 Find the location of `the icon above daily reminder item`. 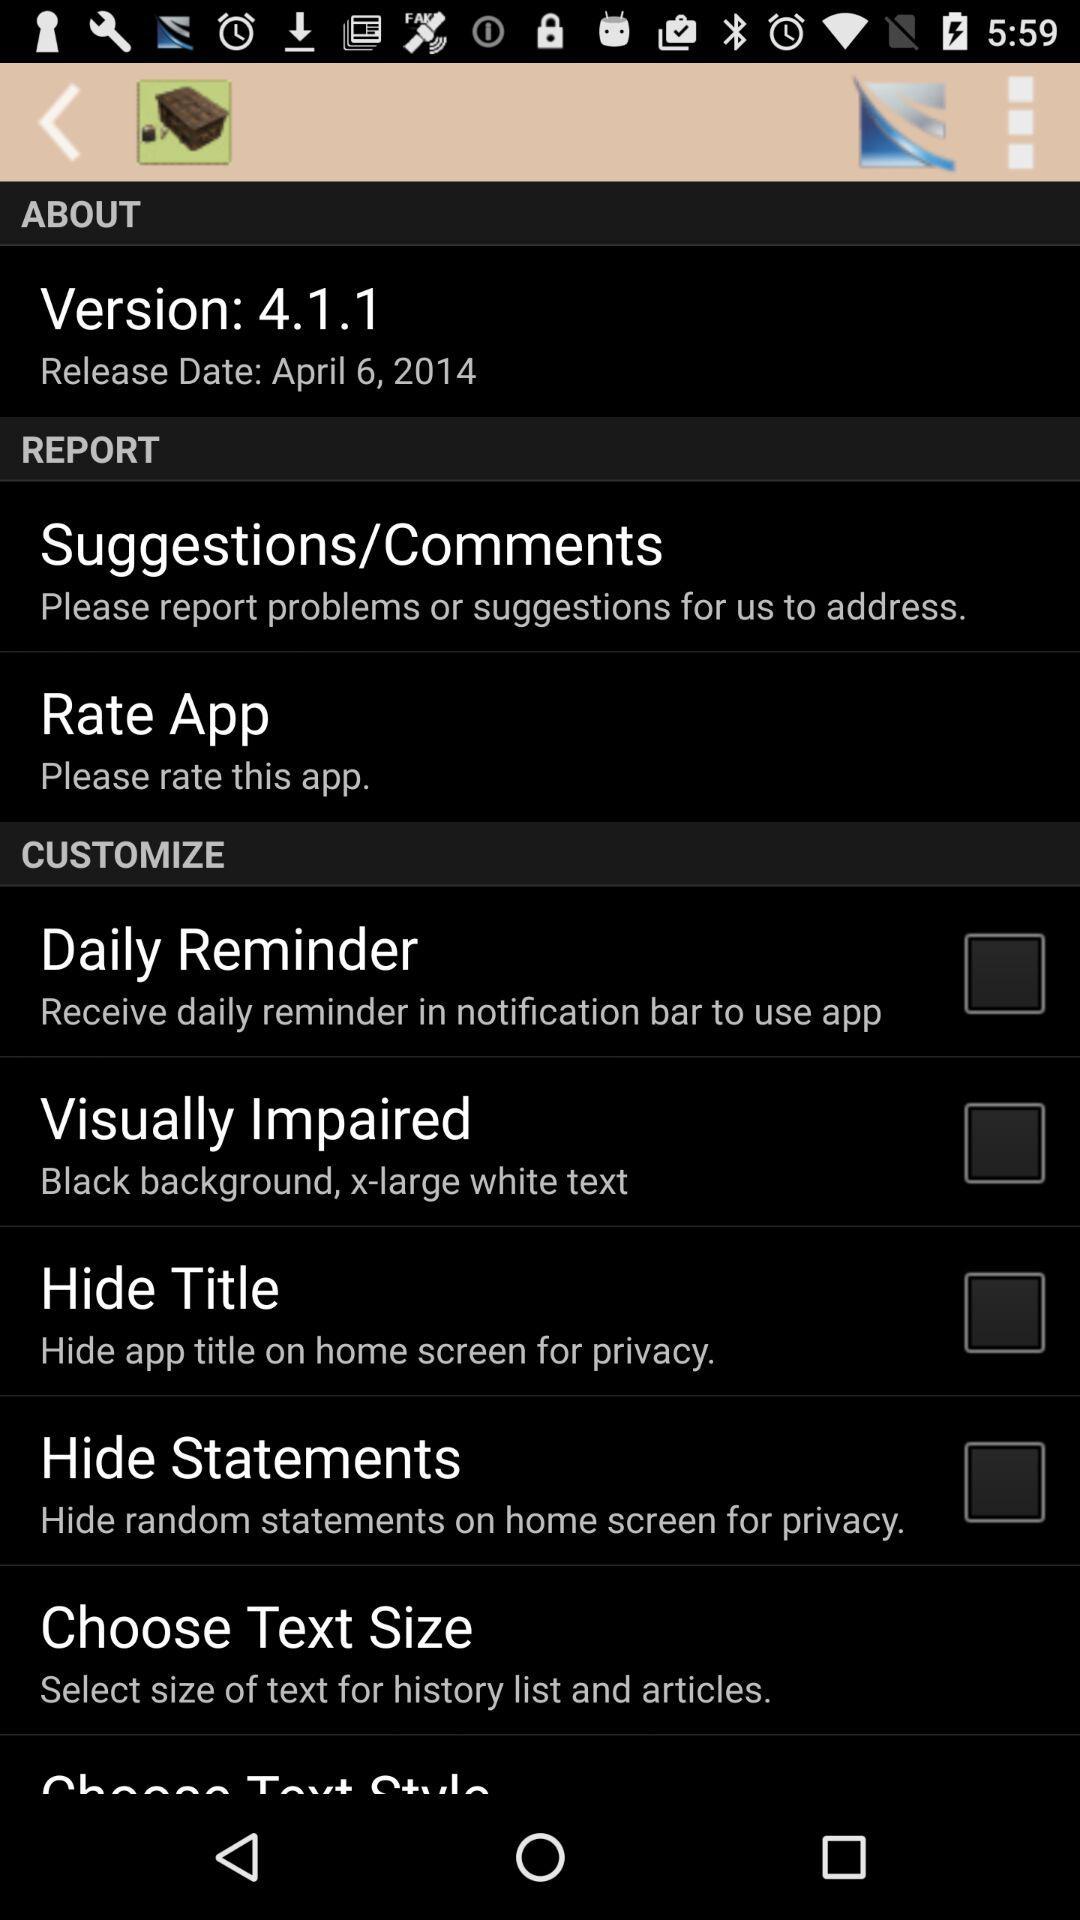

the icon above daily reminder item is located at coordinates (540, 854).